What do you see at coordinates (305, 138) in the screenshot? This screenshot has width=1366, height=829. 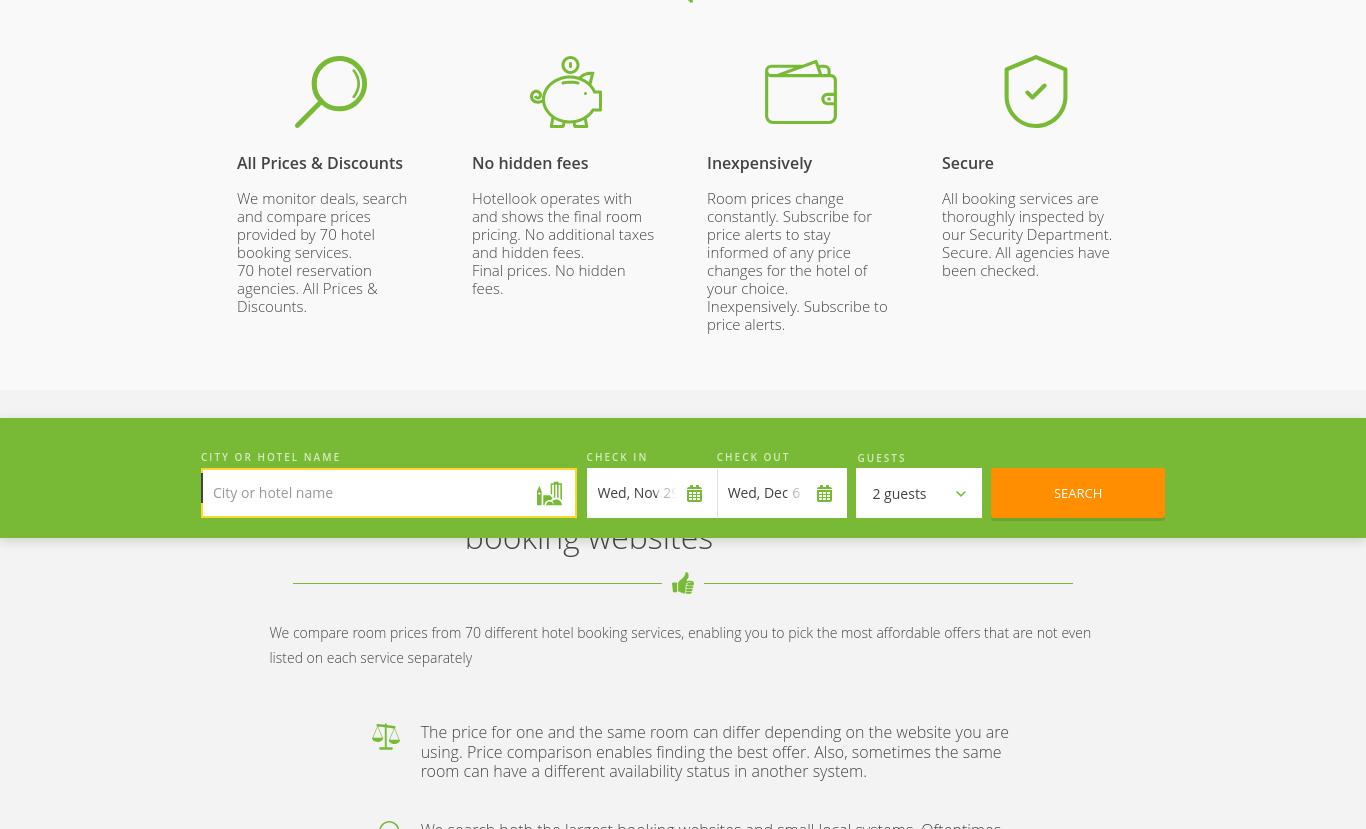 I see `'hotels'` at bounding box center [305, 138].